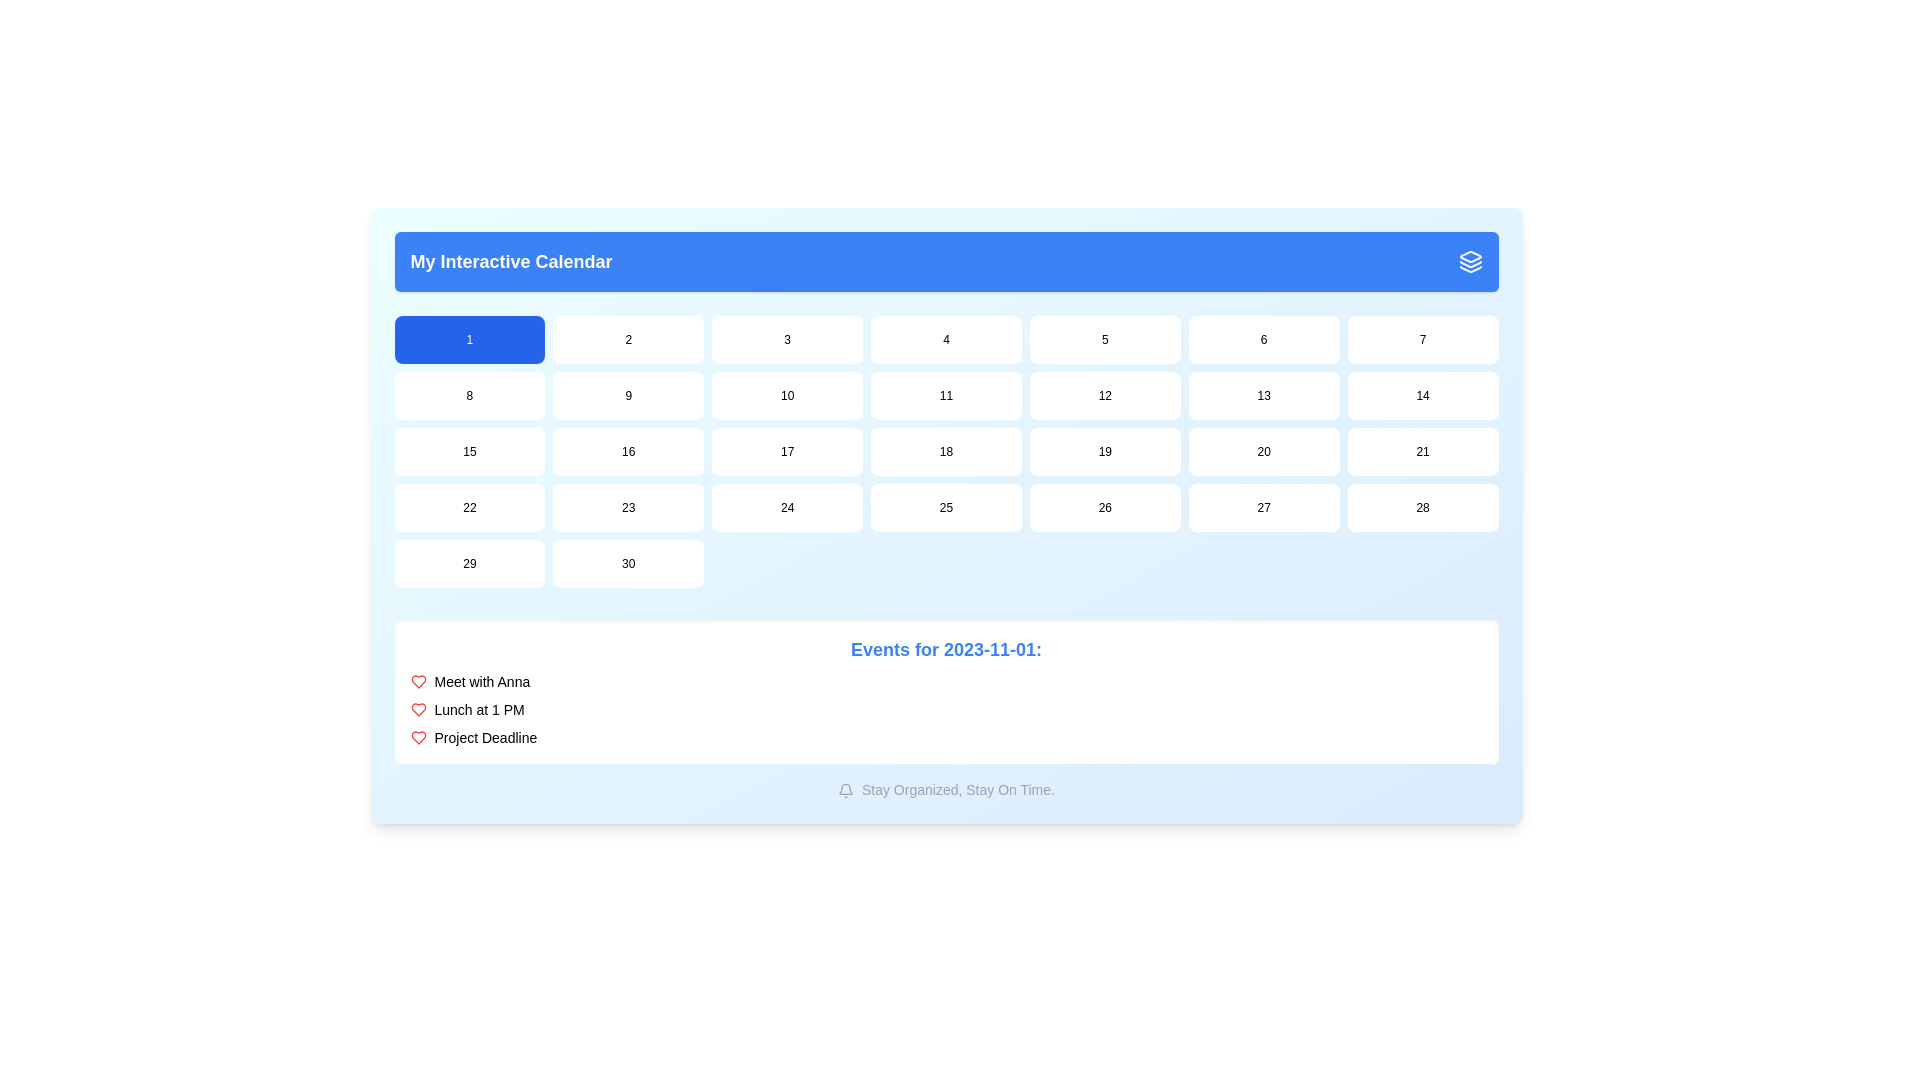 The image size is (1920, 1080). What do you see at coordinates (1263, 451) in the screenshot?
I see `the button representing the 20th day in the calendar grid` at bounding box center [1263, 451].